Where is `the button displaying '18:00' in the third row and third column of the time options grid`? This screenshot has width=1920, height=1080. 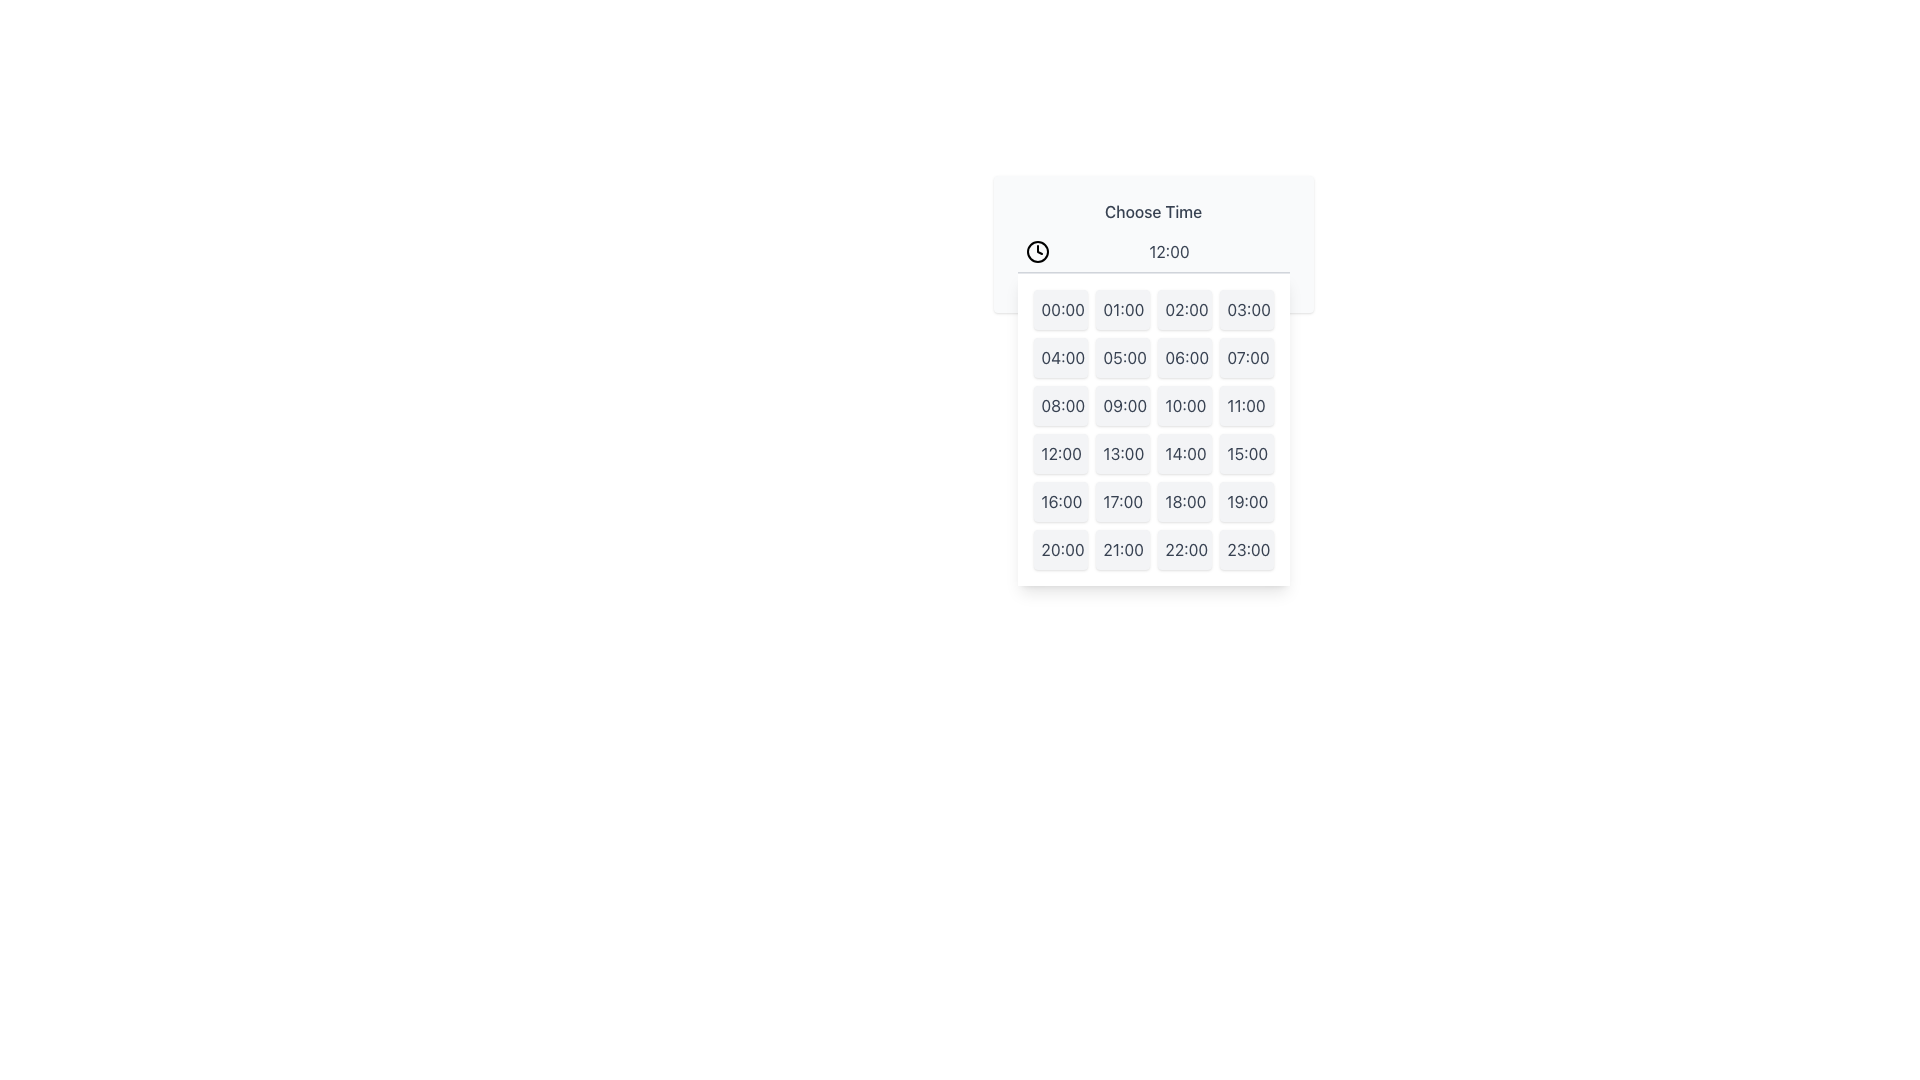 the button displaying '18:00' in the third row and third column of the time options grid is located at coordinates (1184, 500).